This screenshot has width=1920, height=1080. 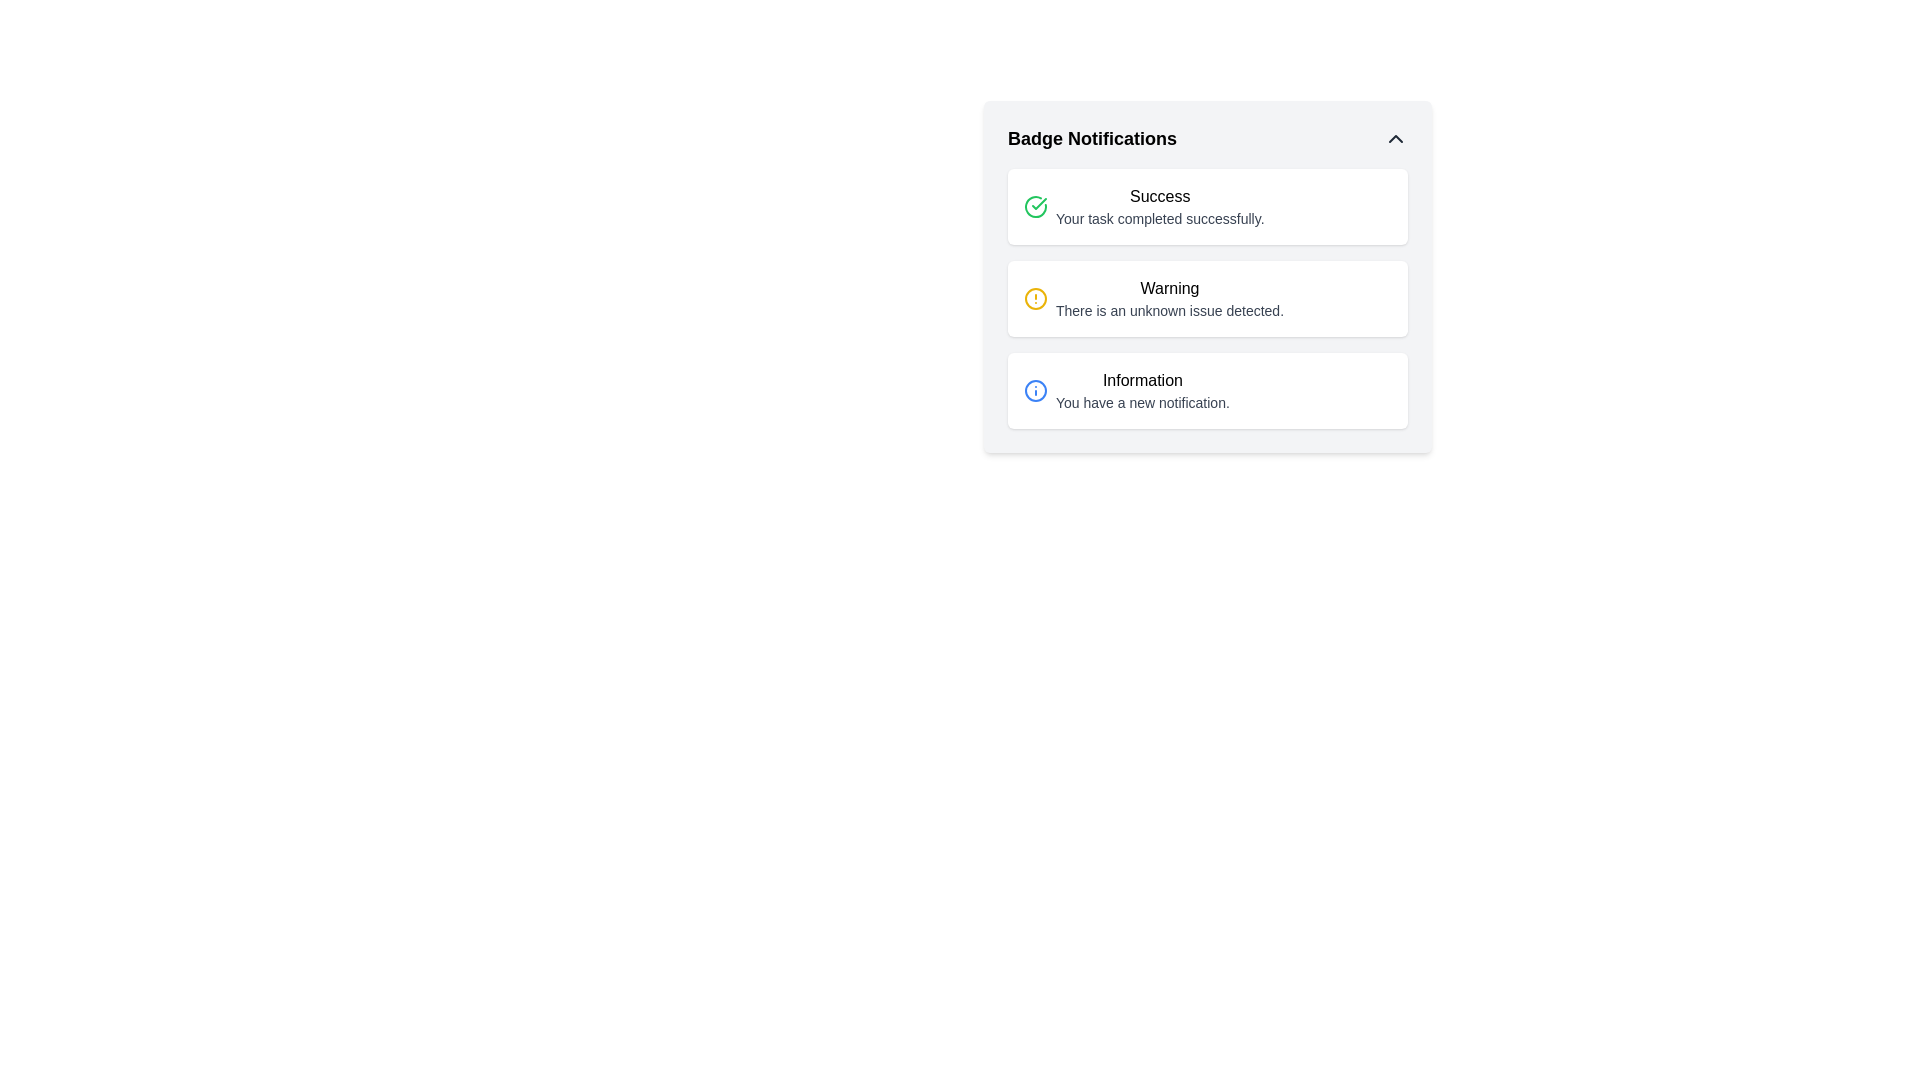 What do you see at coordinates (1142, 402) in the screenshot?
I see `the notification message text that reads 'You have a new notification.' located beneath the bold title 'Information' in the notification card` at bounding box center [1142, 402].